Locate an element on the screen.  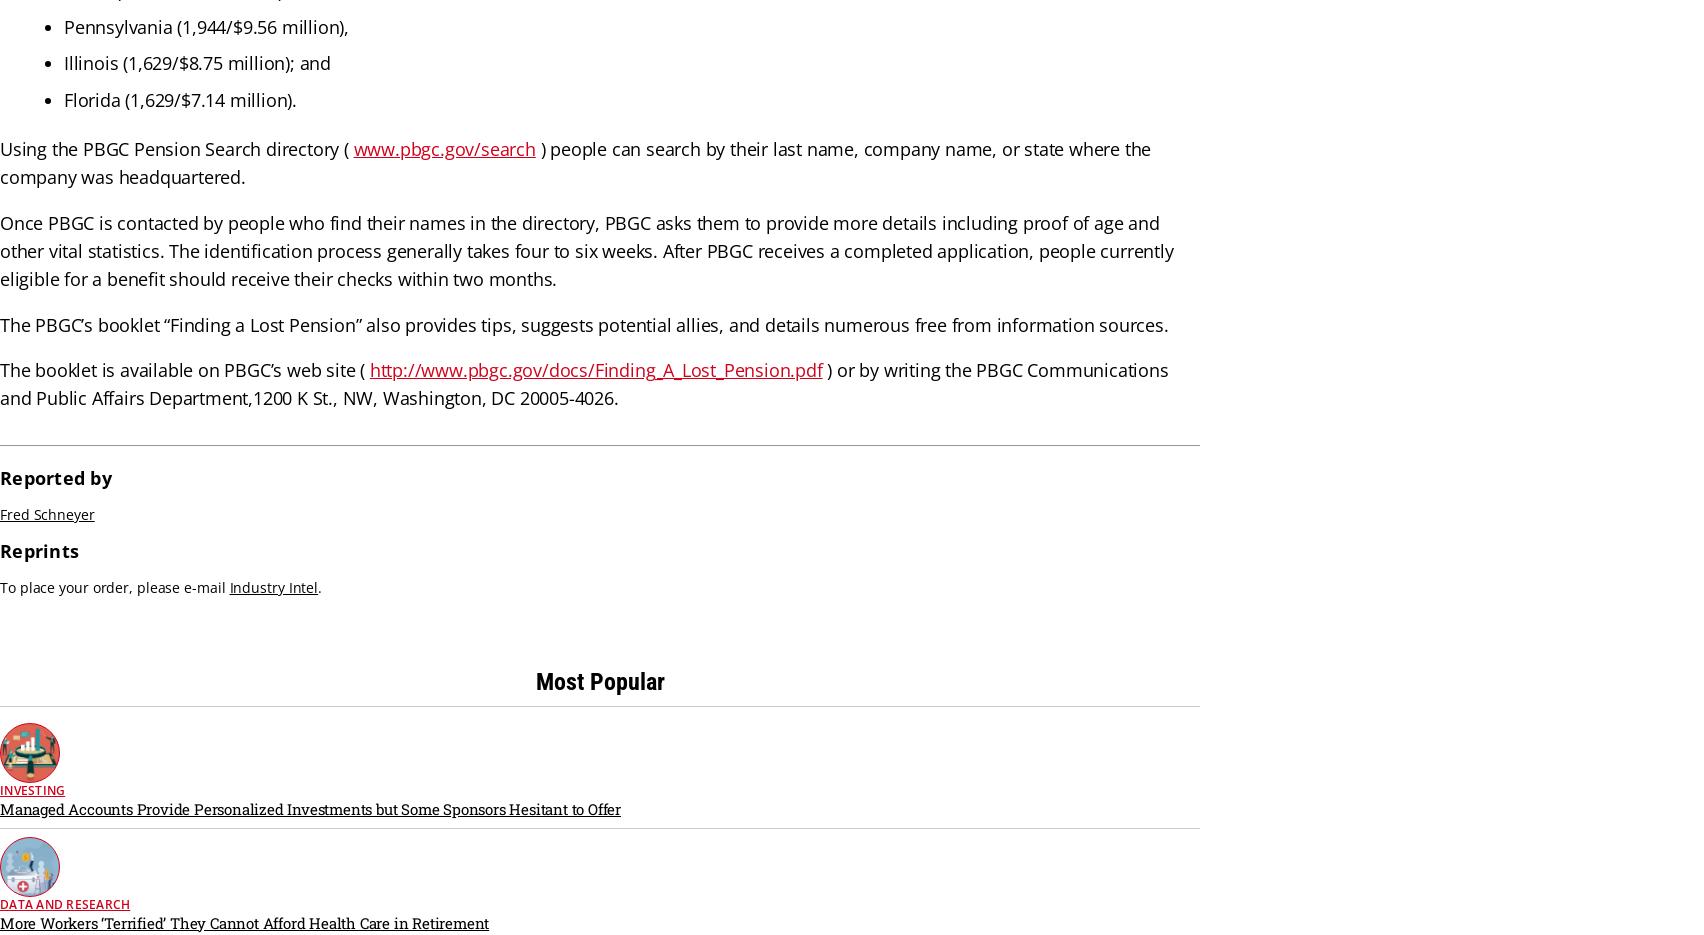
'More Workers ‘Terrified’ They Cannot Afford Health Care in Retirement' is located at coordinates (243, 922).